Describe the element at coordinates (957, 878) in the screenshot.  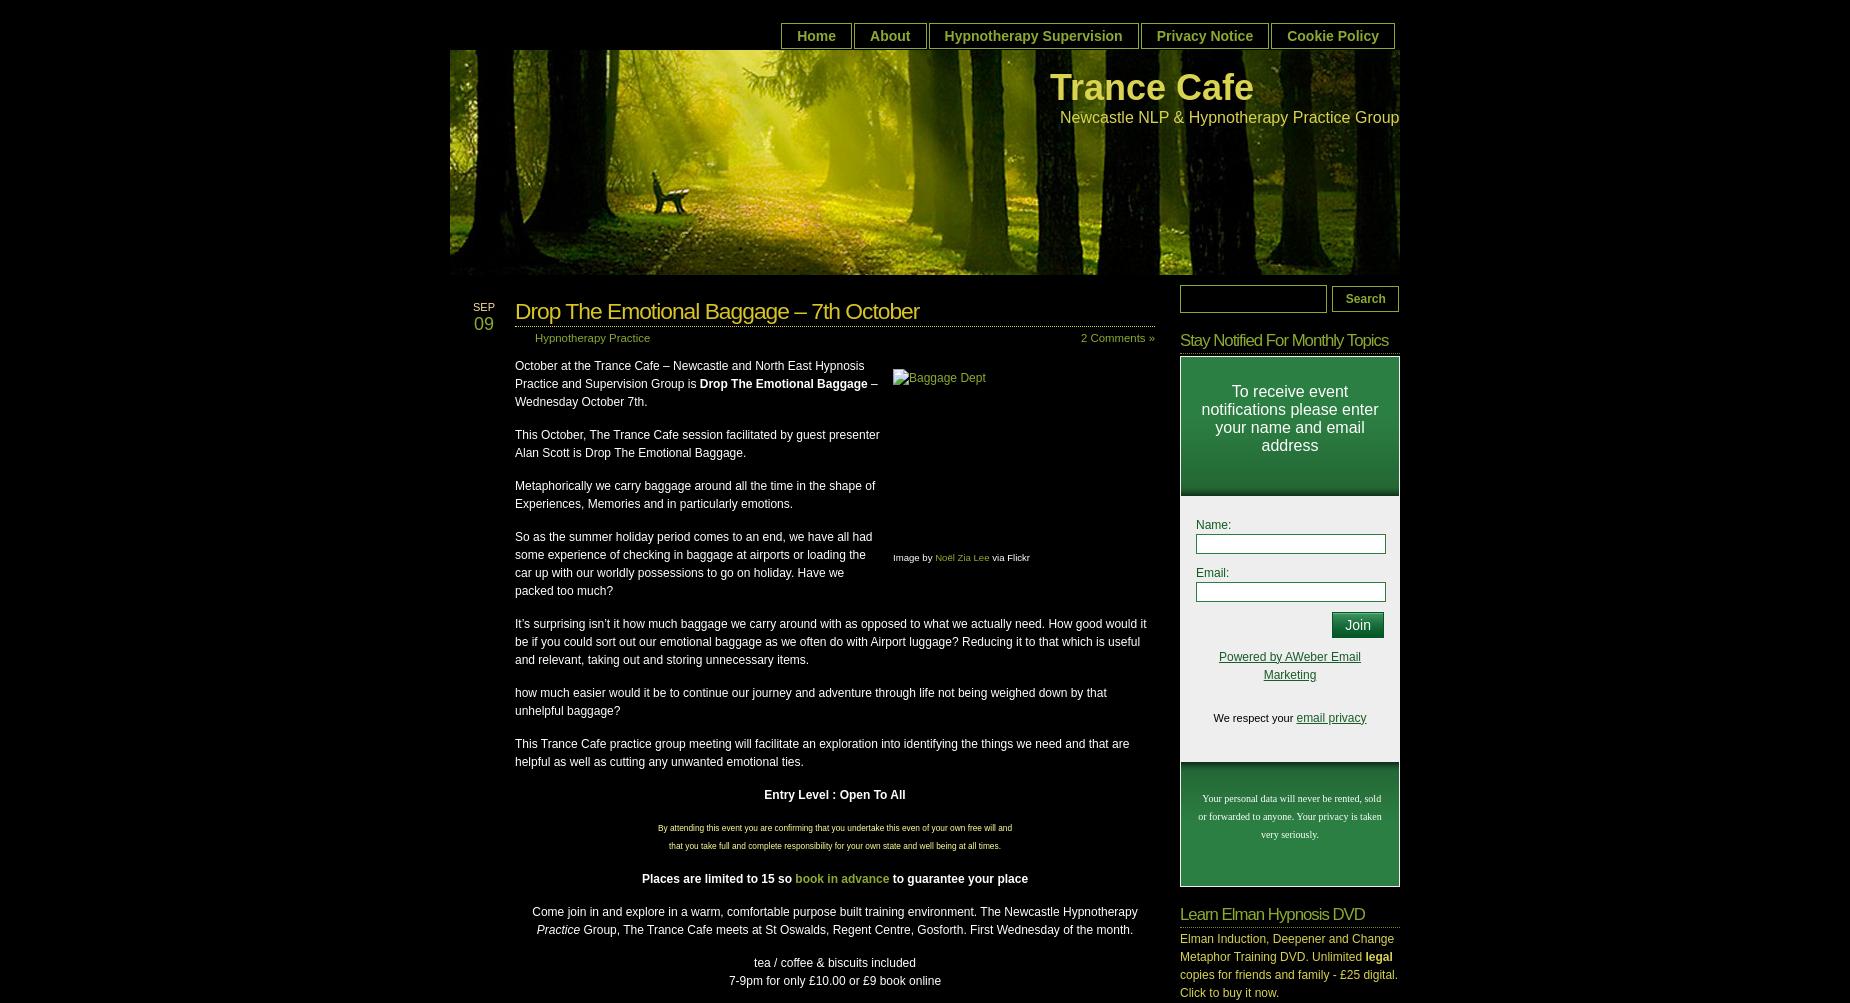
I see `'to guarantee your place'` at that location.